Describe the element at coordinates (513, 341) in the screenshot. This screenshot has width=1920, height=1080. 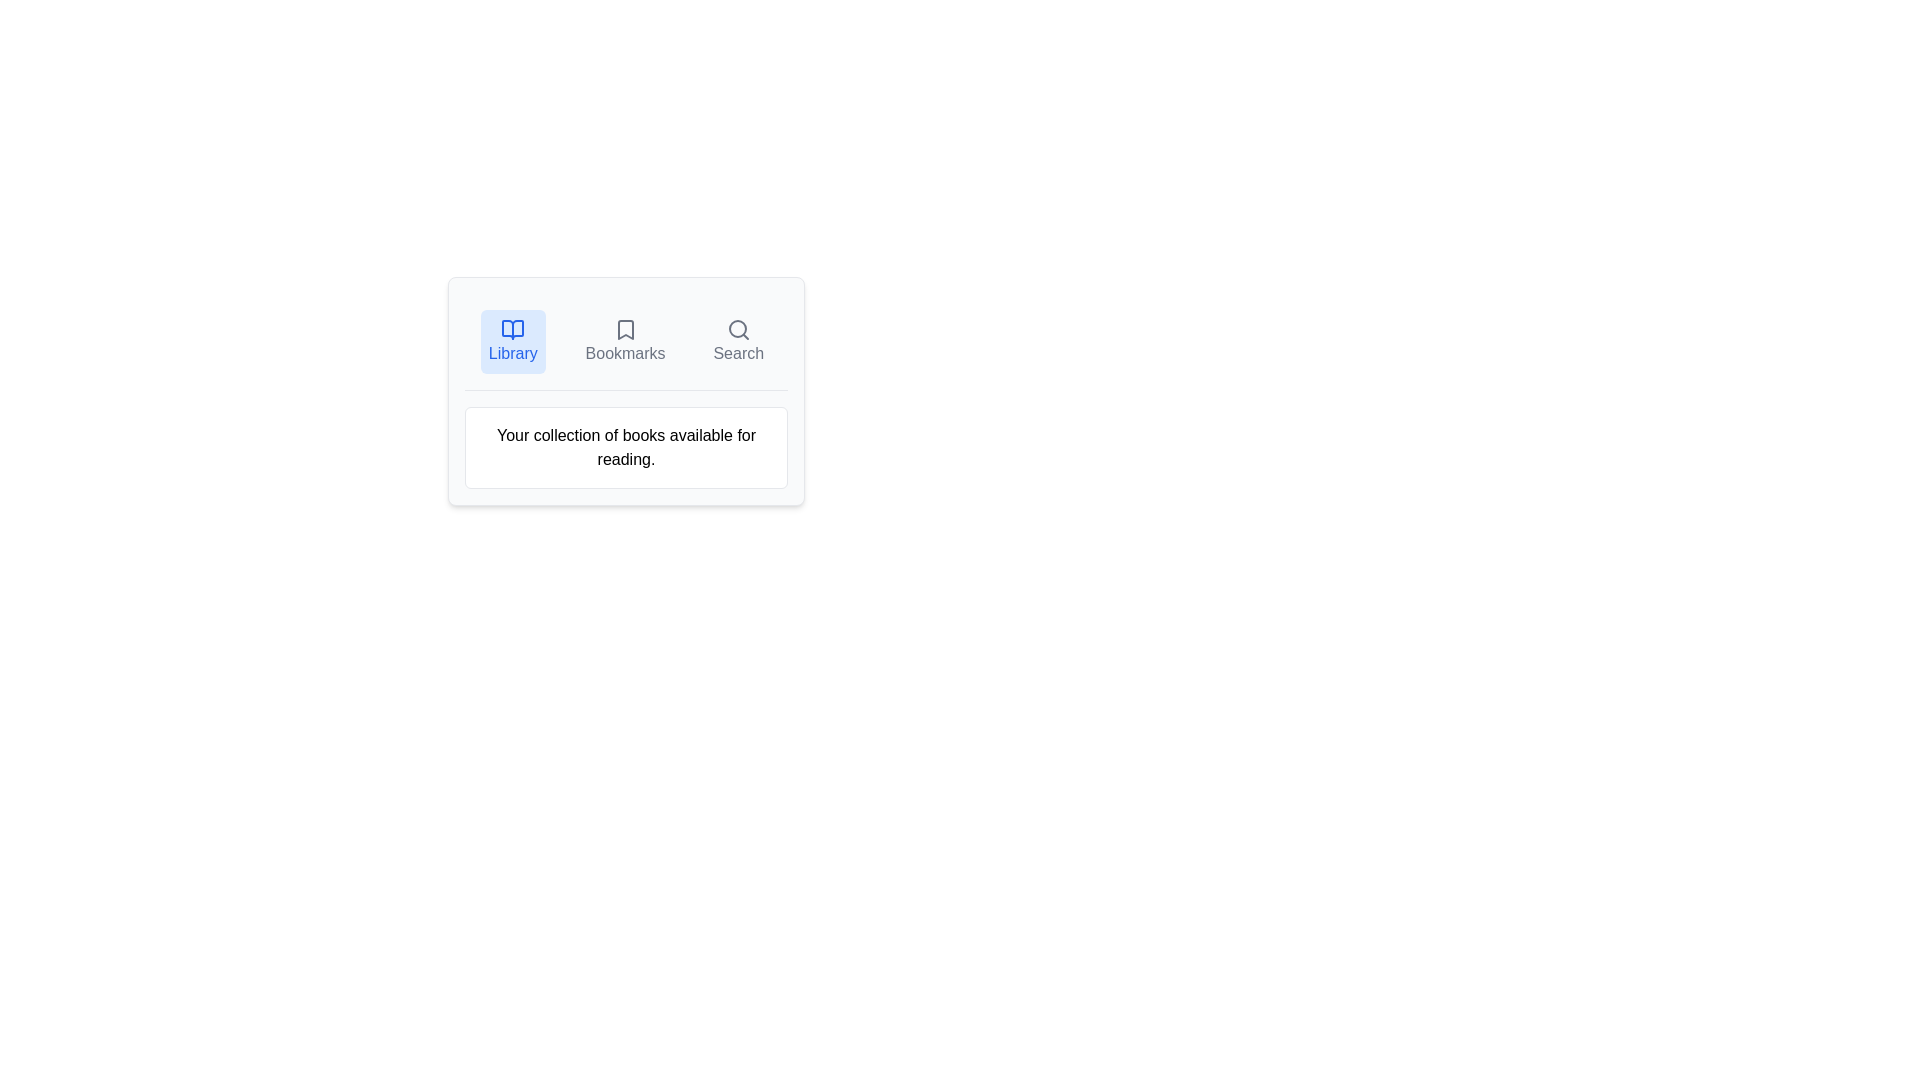
I see `the Library tab by clicking on the respective tab button` at that location.